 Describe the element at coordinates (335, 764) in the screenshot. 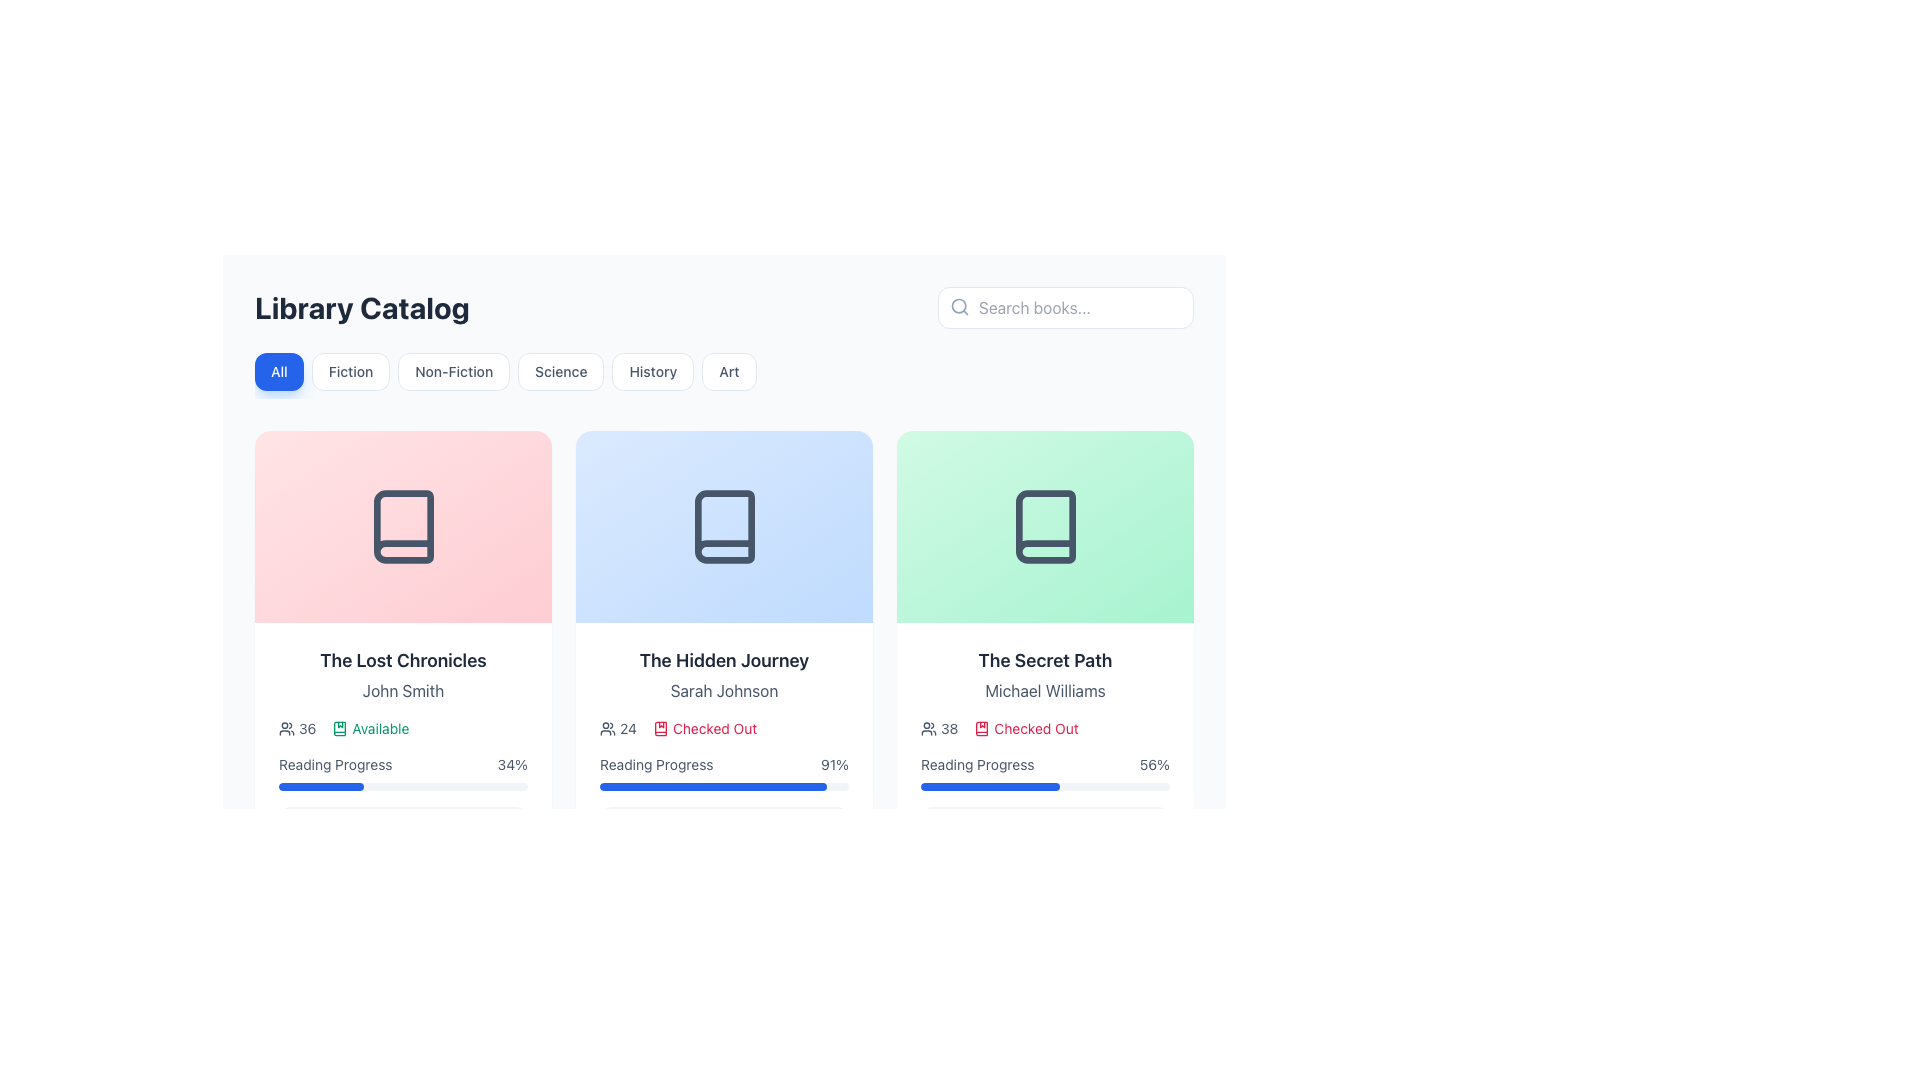

I see `the 'Reading Progress' label, which describes the percentage value and progress bar associated with it, located in the lower section of a book card in the library catalog interface` at that location.